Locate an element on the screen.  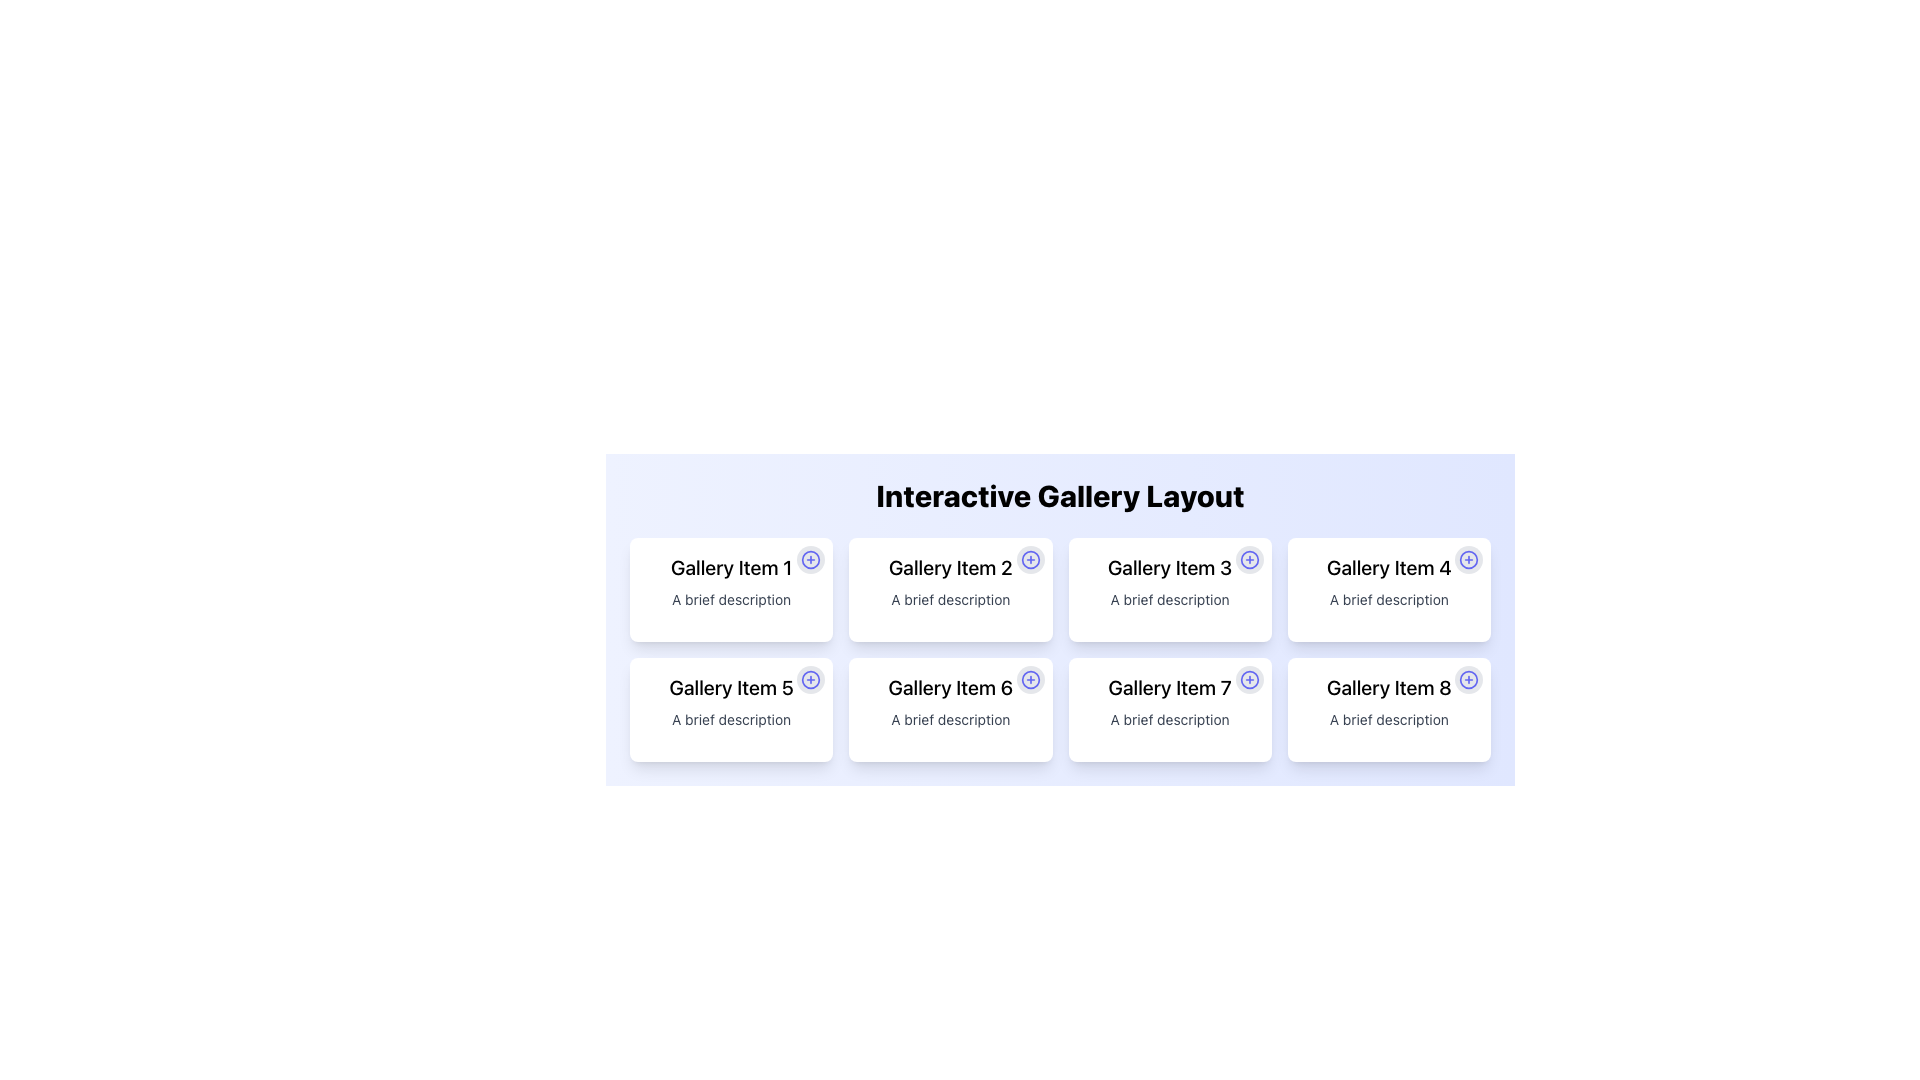
the inner circular component of the icon located within the 'Gallery Item 6' card in the lower row of the two-row grid of gallery cards is located at coordinates (1030, 678).